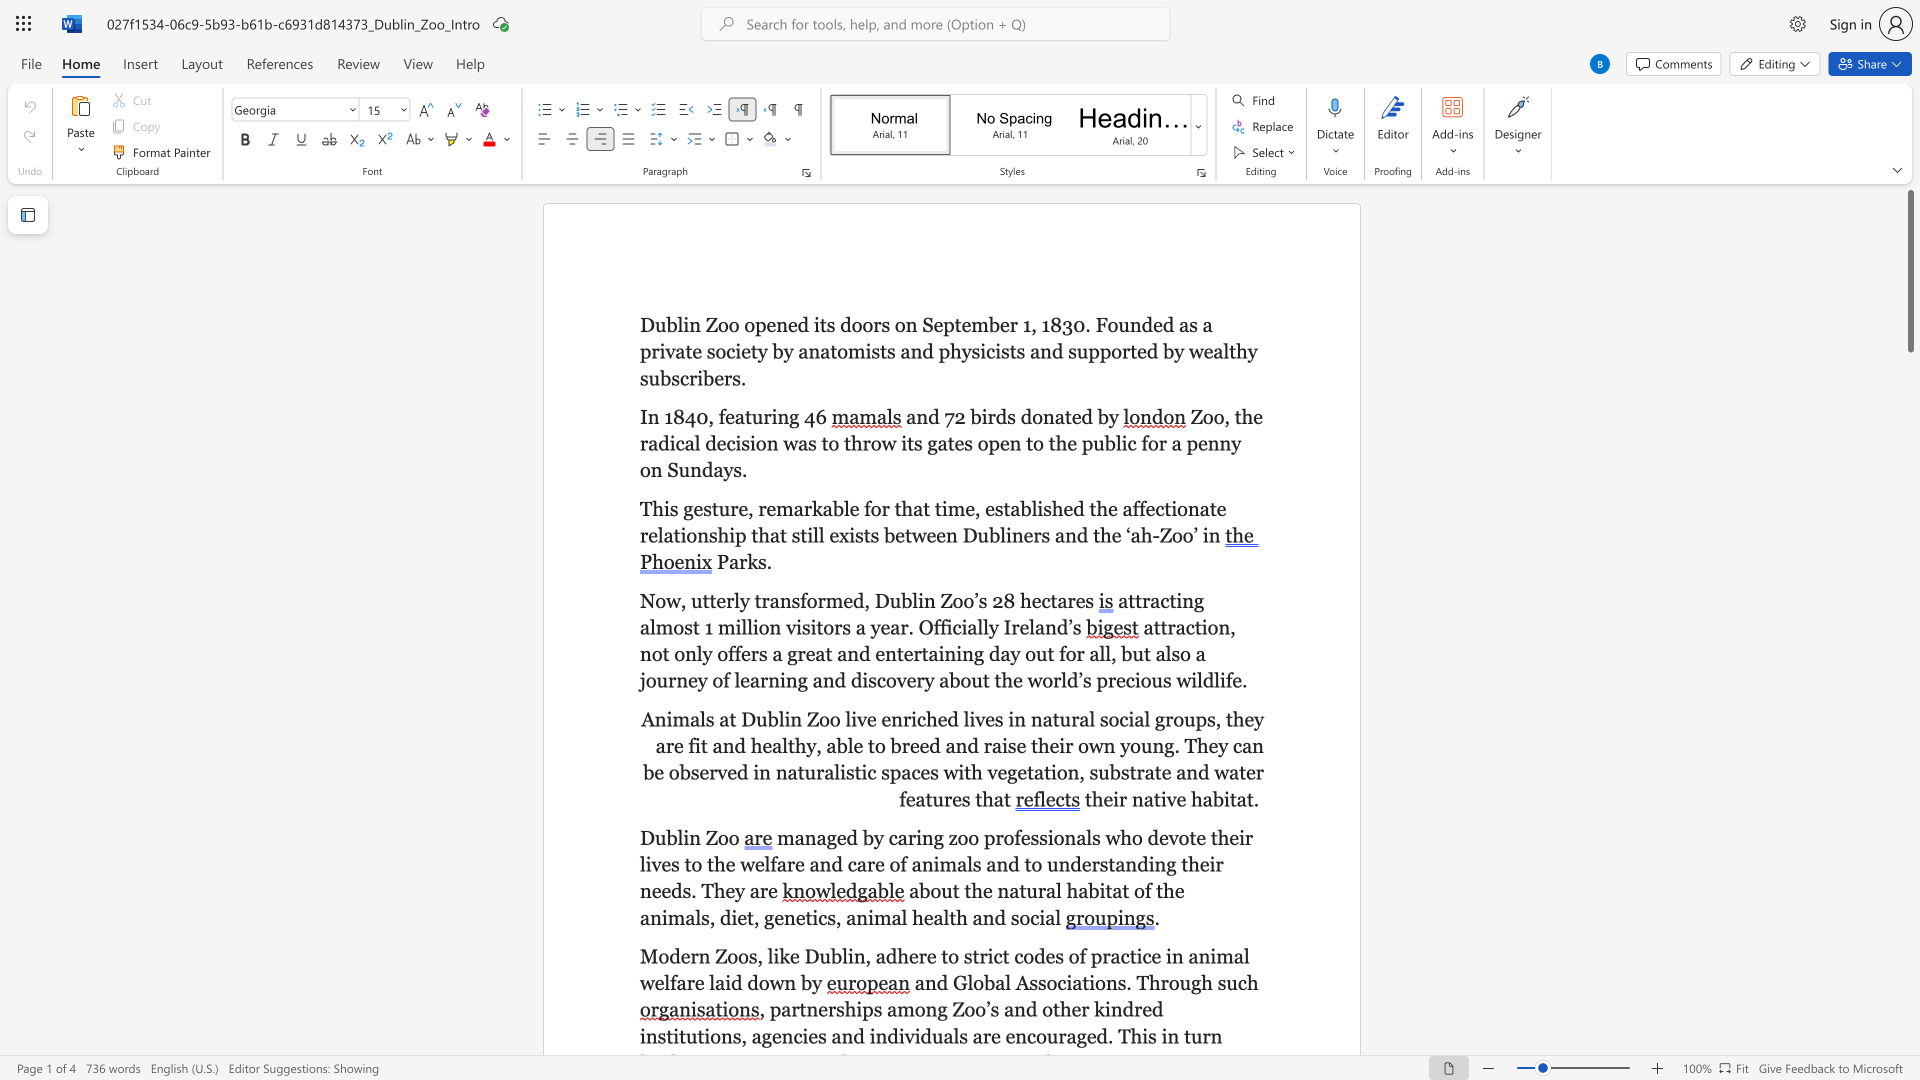  Describe the element at coordinates (672, 837) in the screenshot. I see `the 1th character "b" in the text` at that location.